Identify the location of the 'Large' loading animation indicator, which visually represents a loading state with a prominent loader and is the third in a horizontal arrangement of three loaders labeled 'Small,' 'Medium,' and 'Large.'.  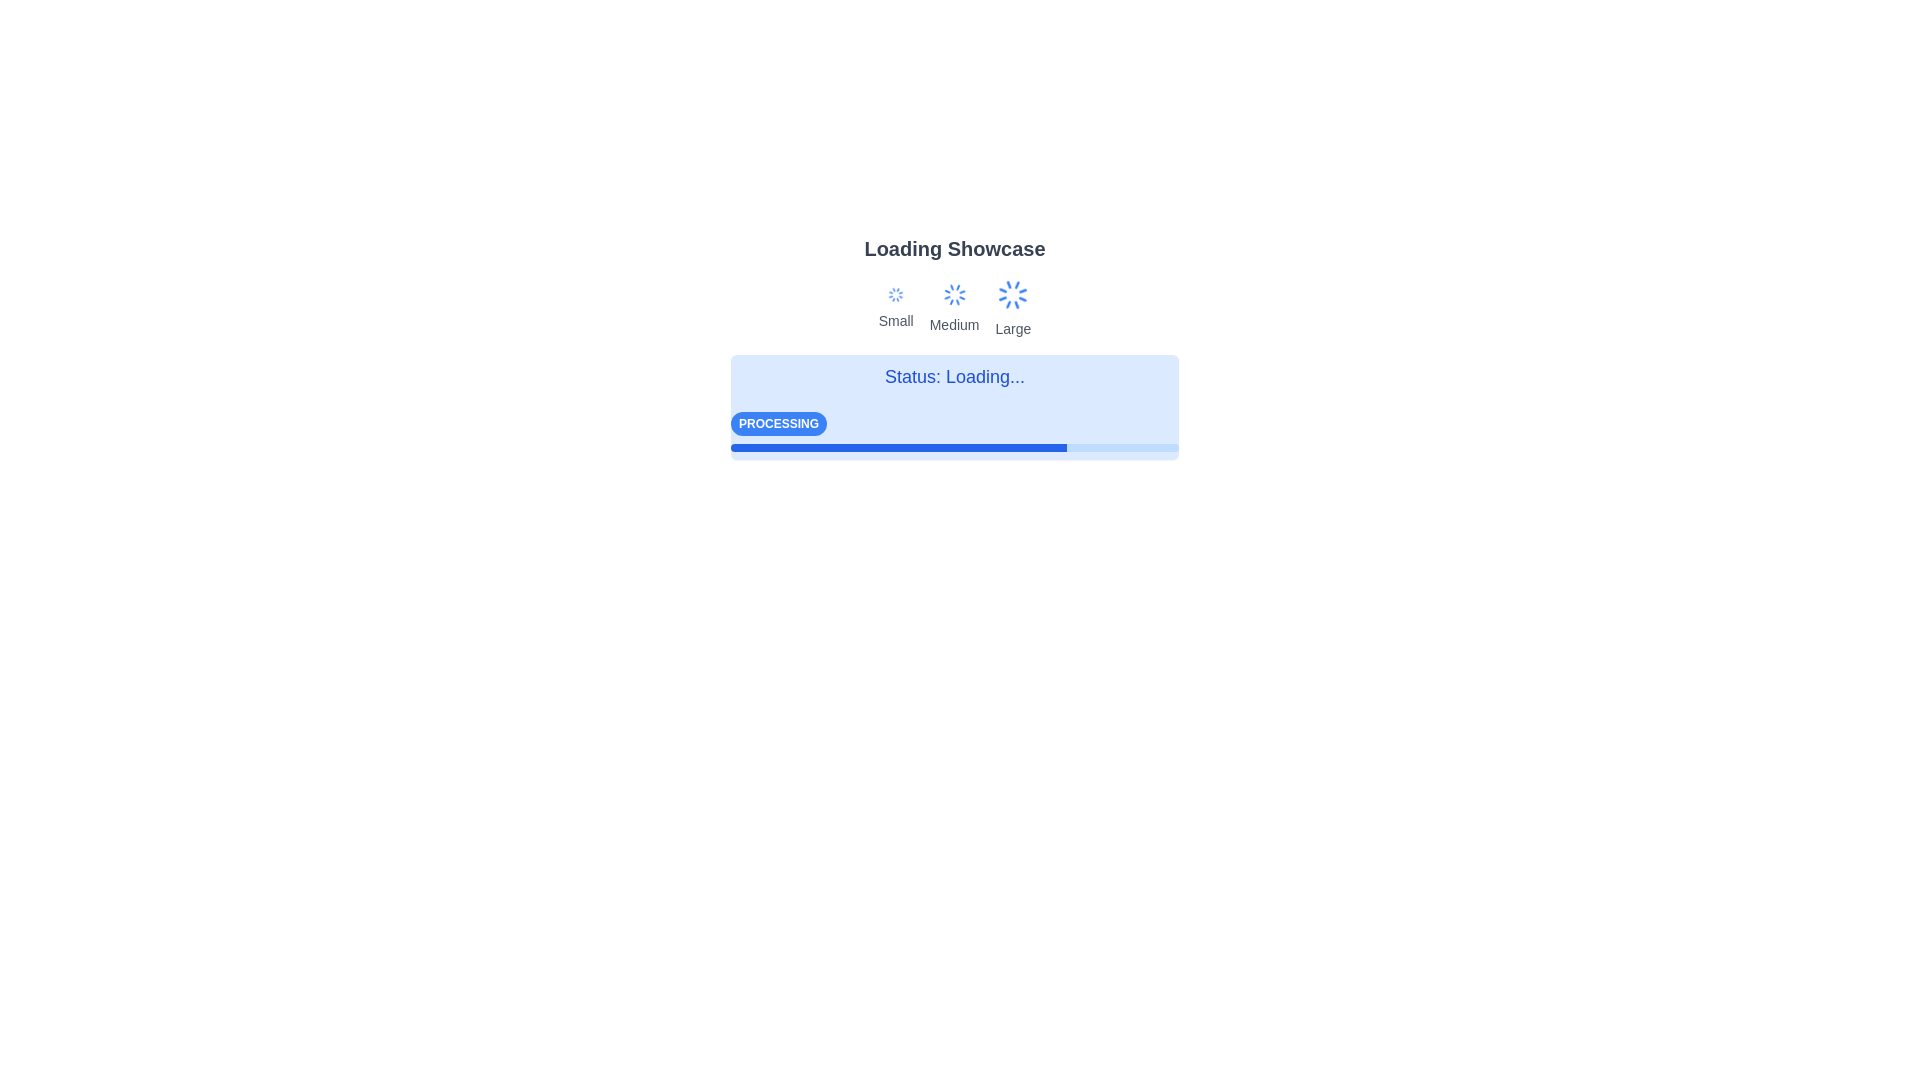
(1013, 308).